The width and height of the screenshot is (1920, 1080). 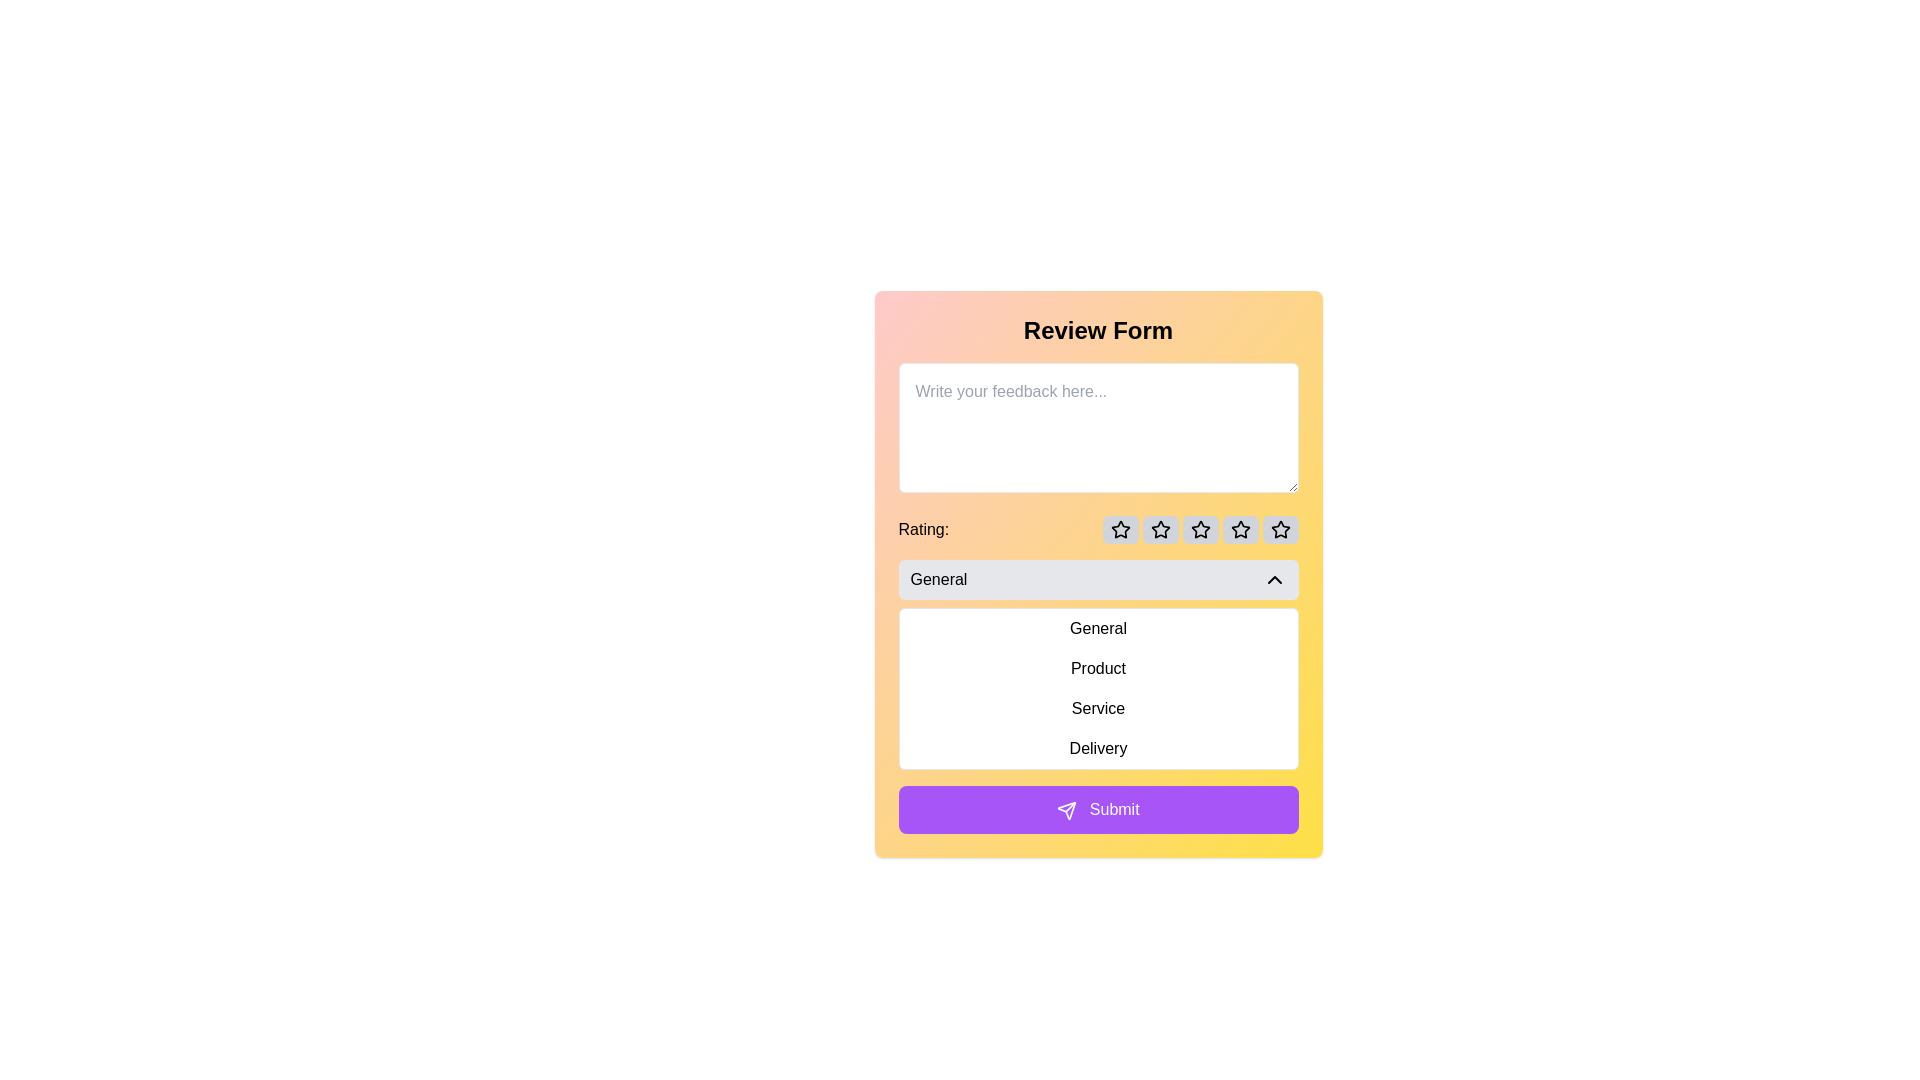 What do you see at coordinates (1066, 810) in the screenshot?
I see `the first triangular SVG graphic icon with a thin border outline located towards the bottom of the interface` at bounding box center [1066, 810].